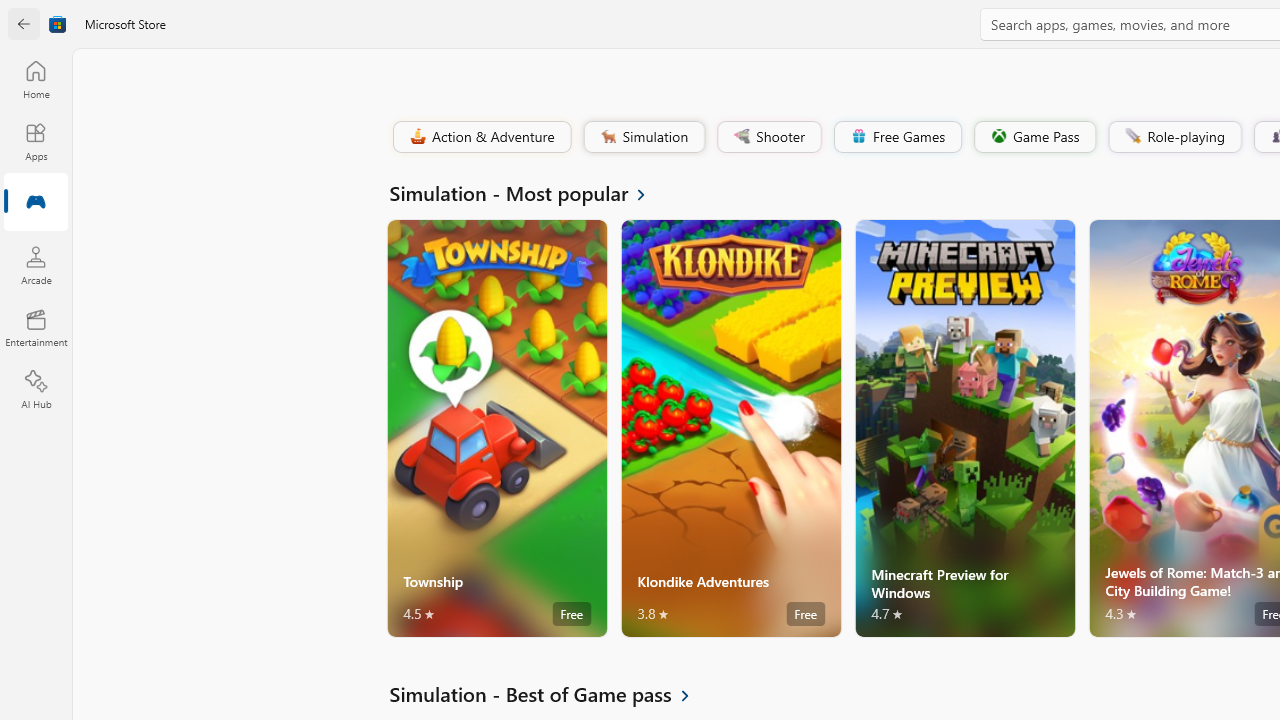  I want to click on 'See all  Simulation - Best of Game pass', so click(551, 693).